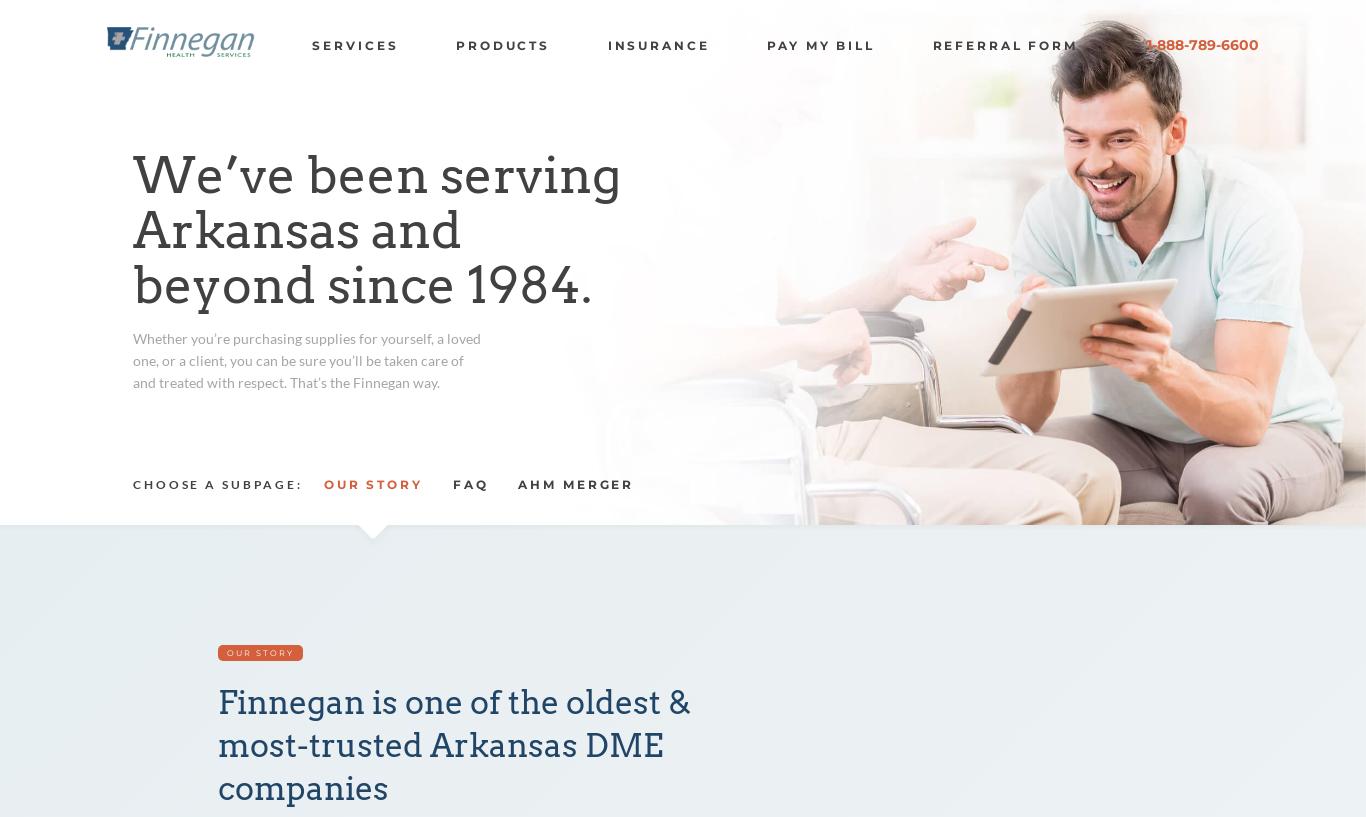 Image resolution: width=1366 pixels, height=817 pixels. I want to click on '1-888-789-6600', so click(1203, 43).